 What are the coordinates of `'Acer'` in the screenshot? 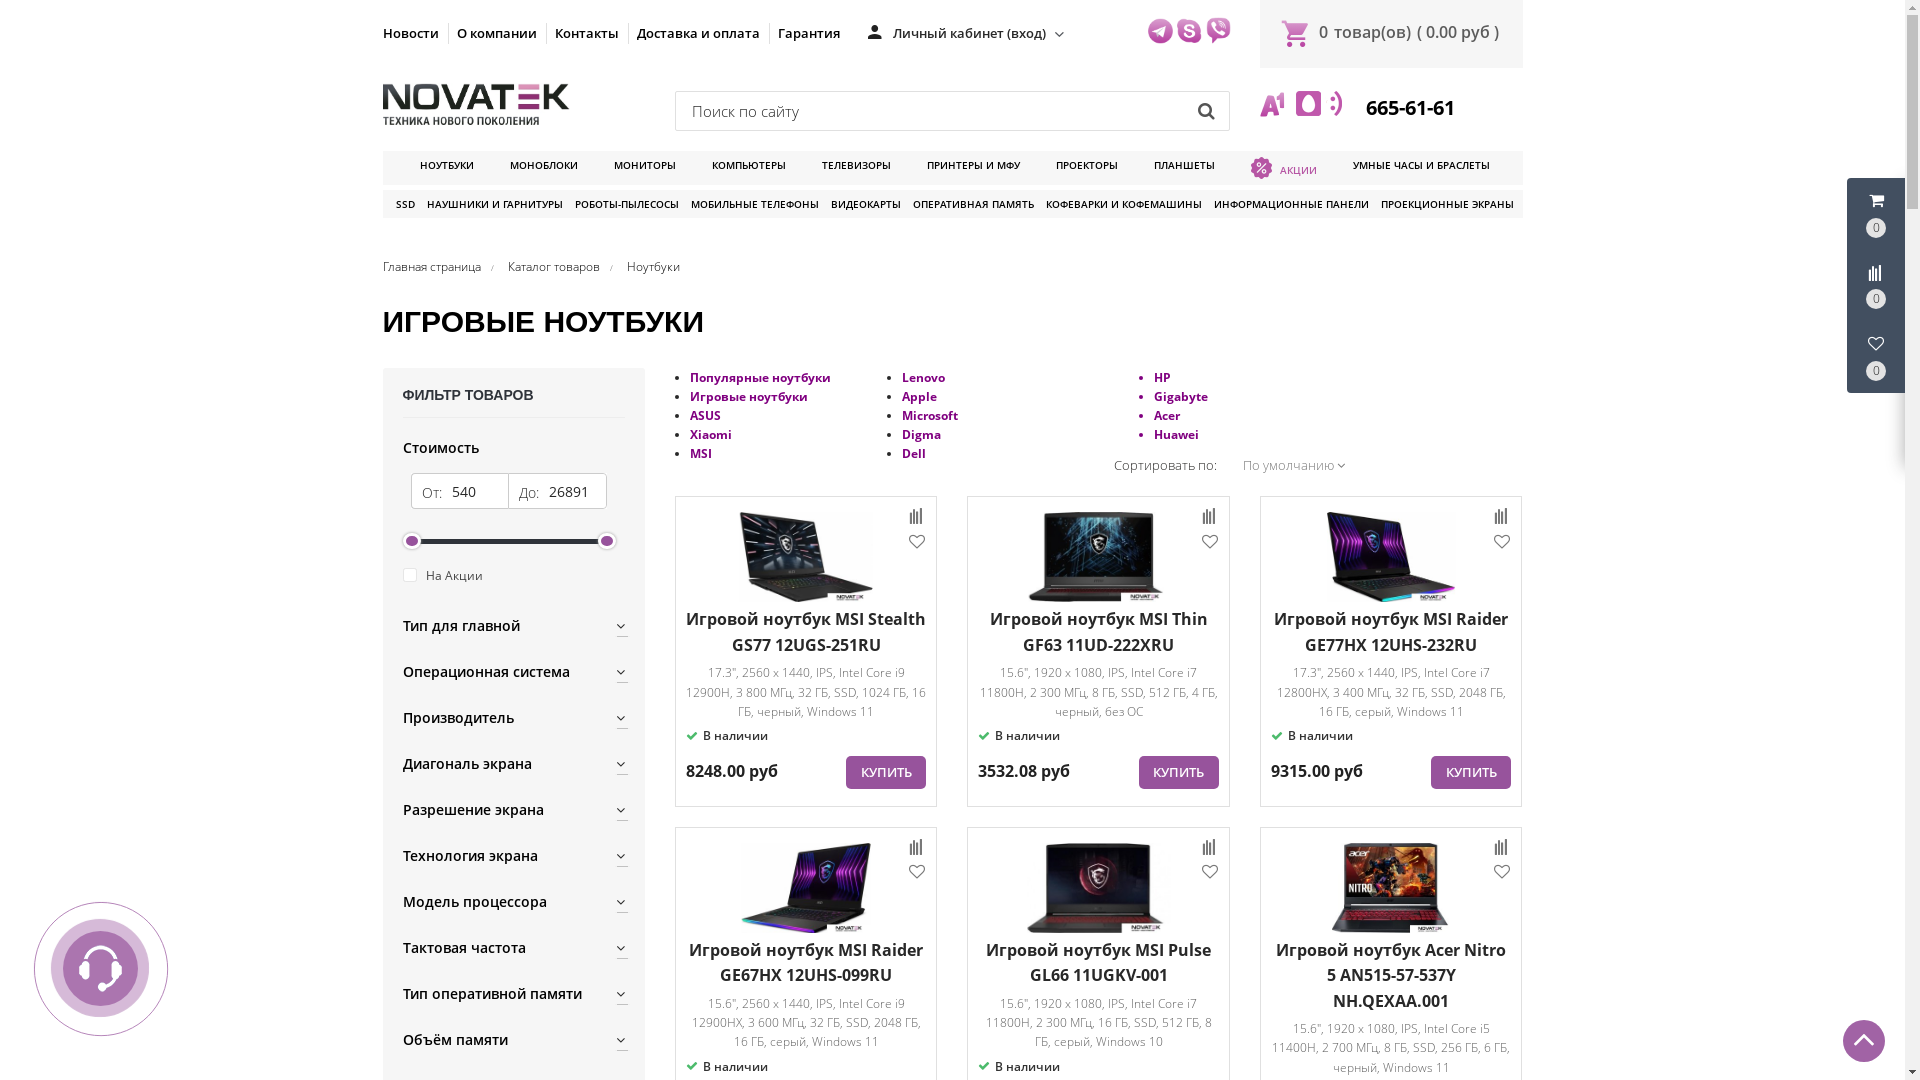 It's located at (1153, 414).